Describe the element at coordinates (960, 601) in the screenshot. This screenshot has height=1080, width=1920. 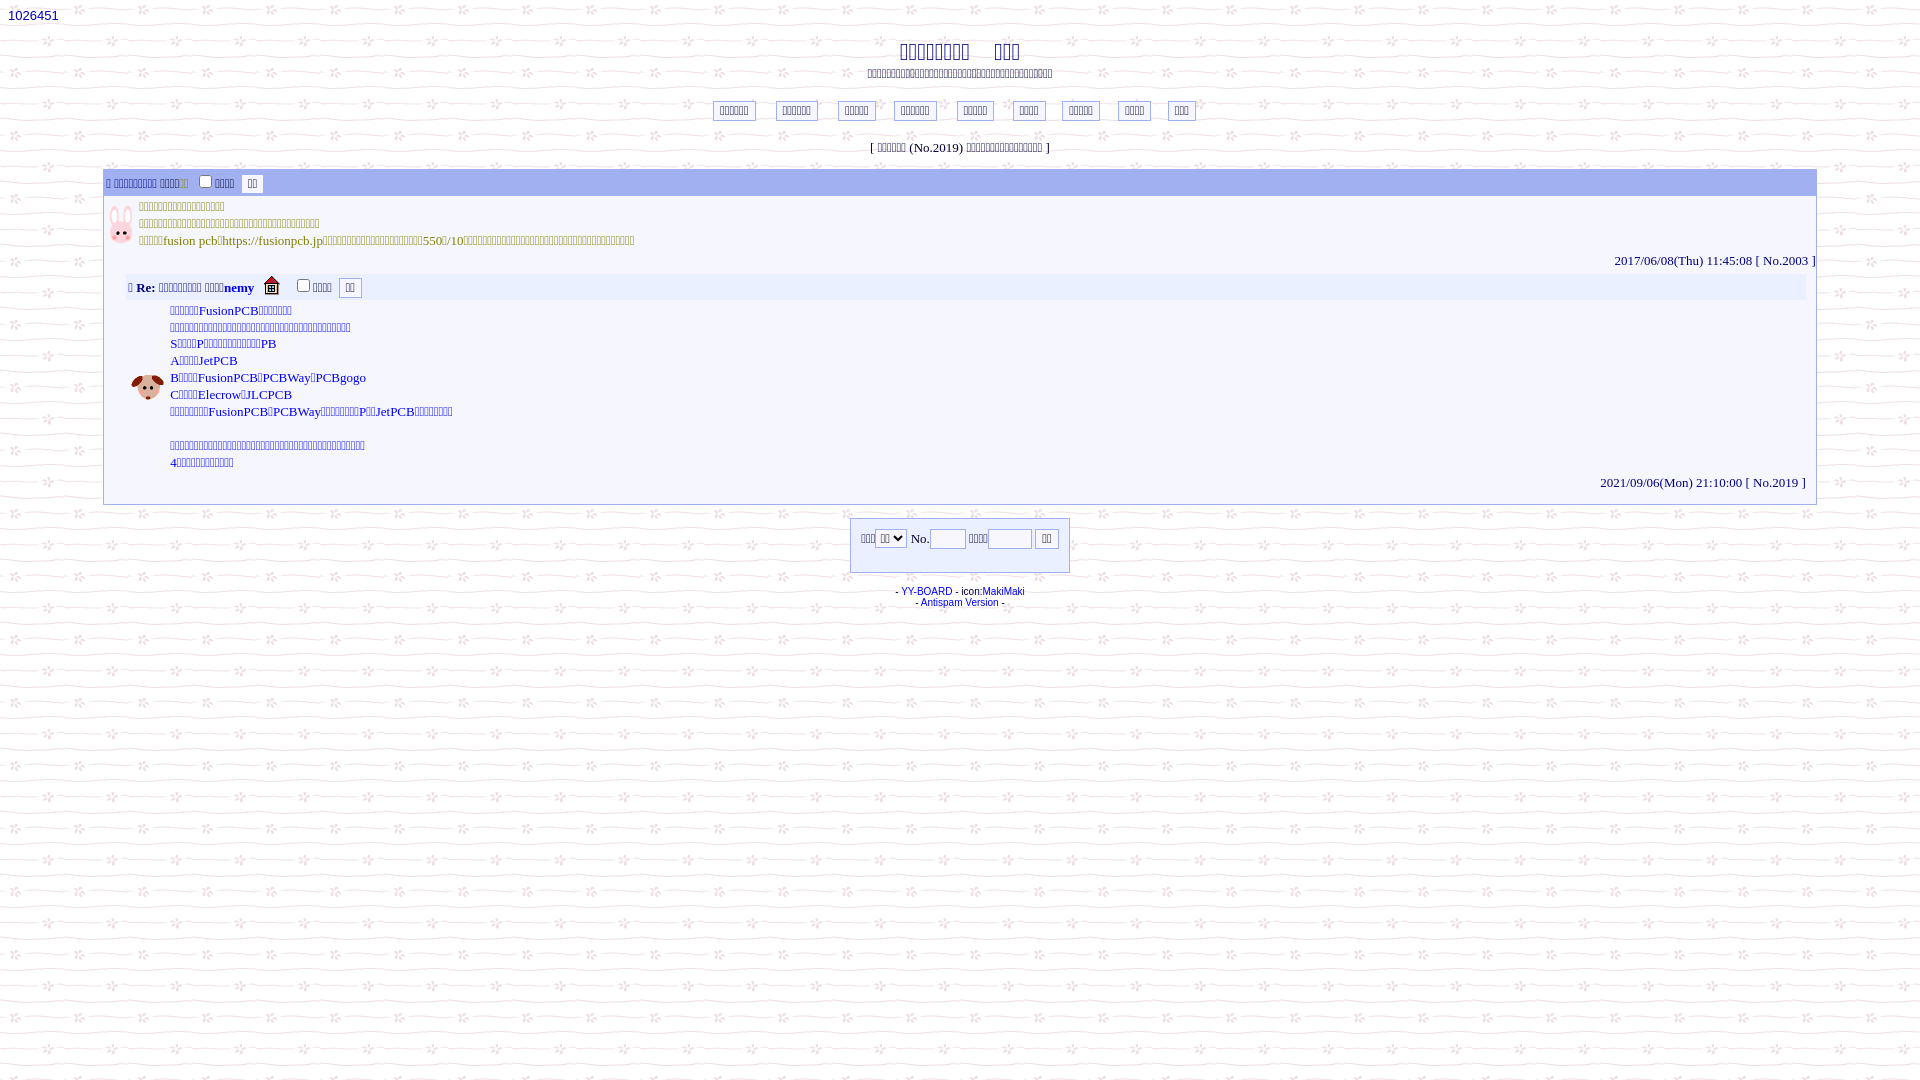
I see `'Antispam Version'` at that location.